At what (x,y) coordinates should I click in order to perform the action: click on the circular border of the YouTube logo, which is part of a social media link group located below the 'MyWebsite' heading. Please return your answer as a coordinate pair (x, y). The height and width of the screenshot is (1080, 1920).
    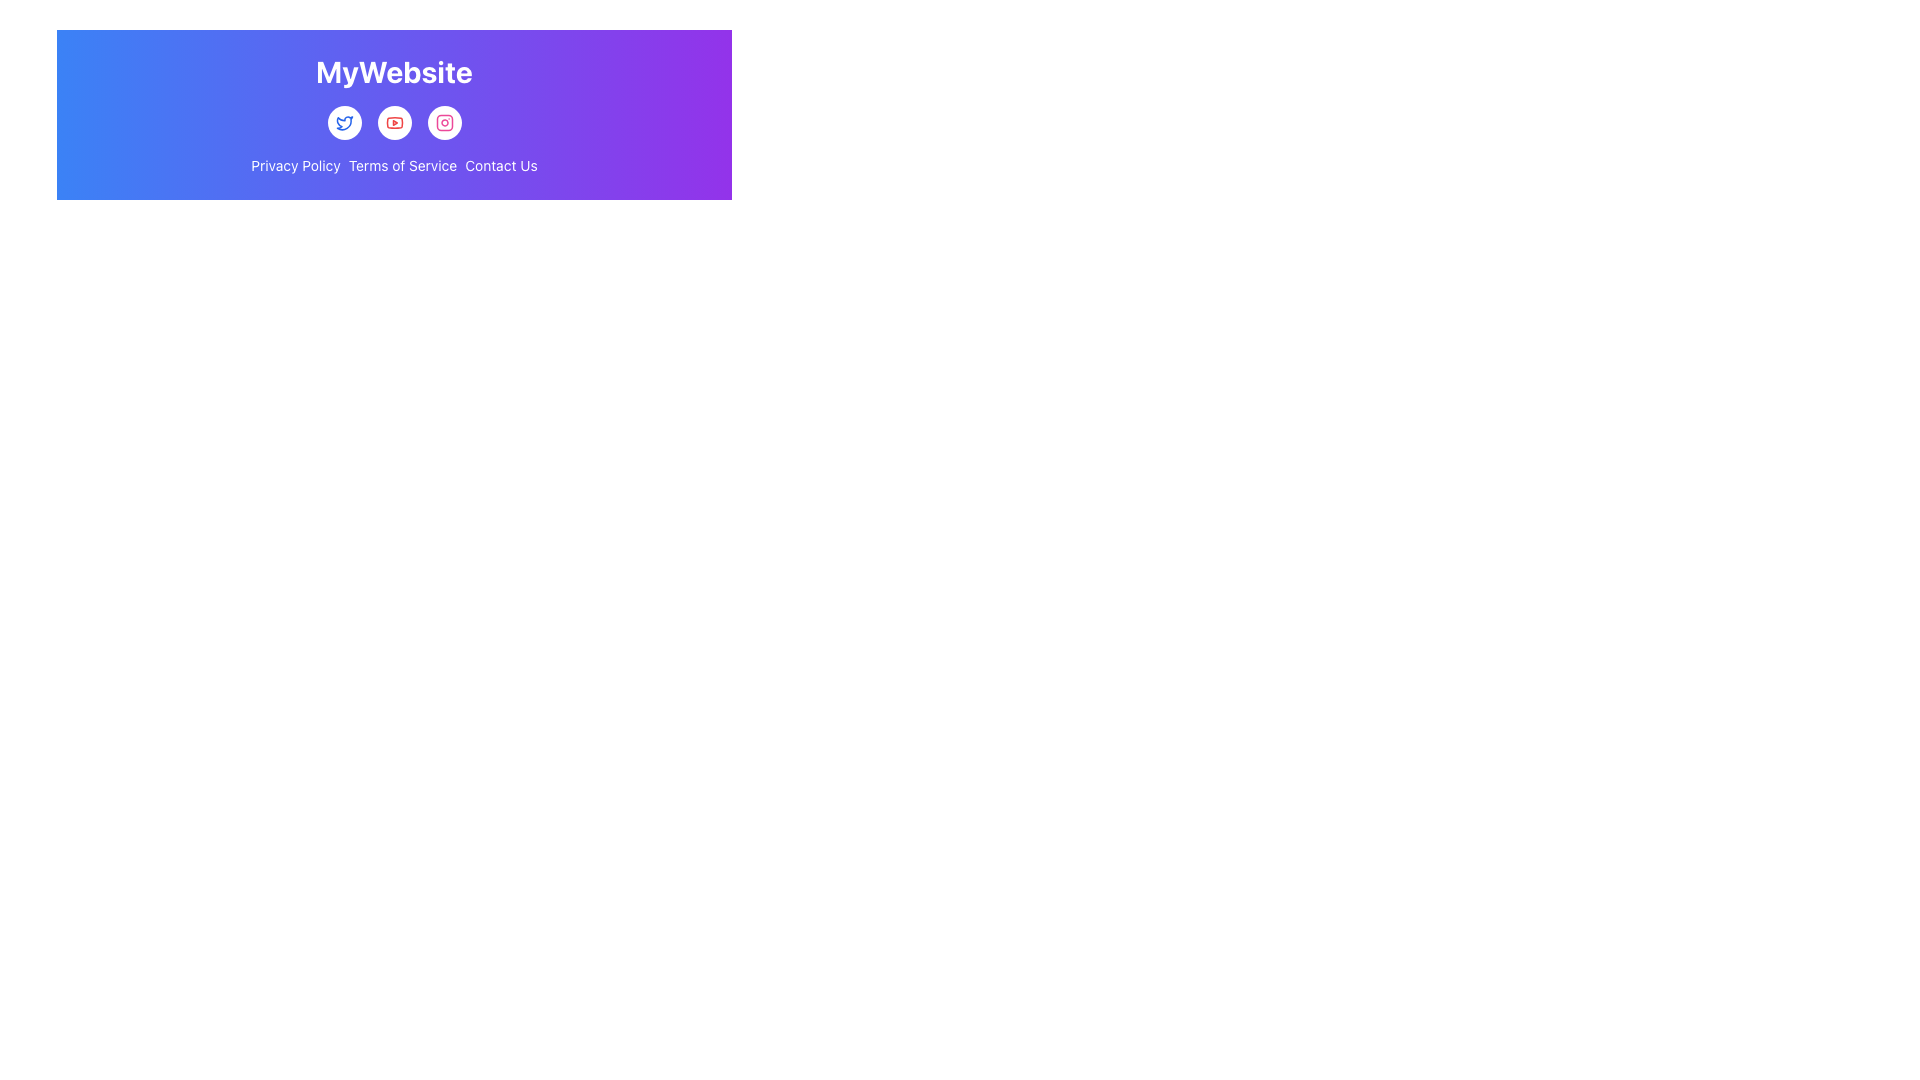
    Looking at the image, I should click on (394, 123).